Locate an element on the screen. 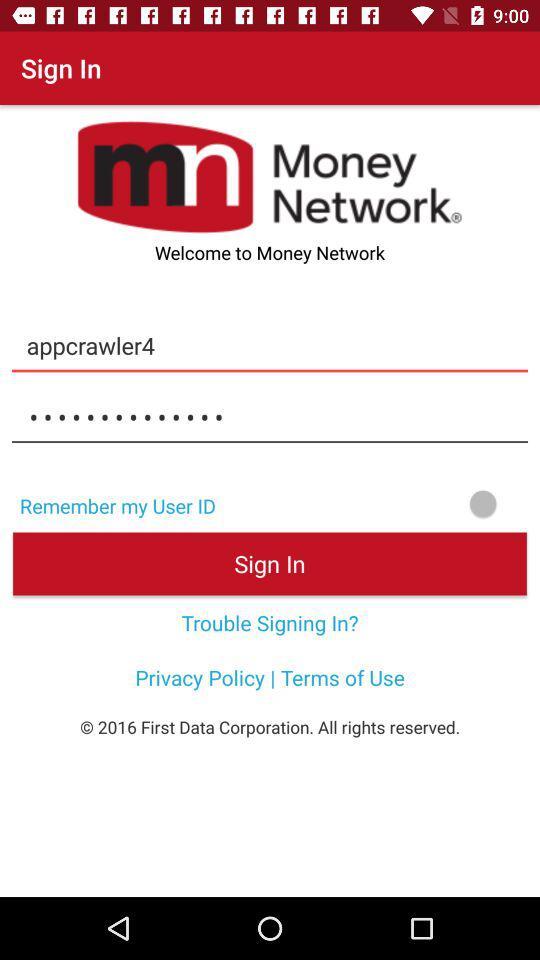  privacy policy terms item is located at coordinates (270, 677).